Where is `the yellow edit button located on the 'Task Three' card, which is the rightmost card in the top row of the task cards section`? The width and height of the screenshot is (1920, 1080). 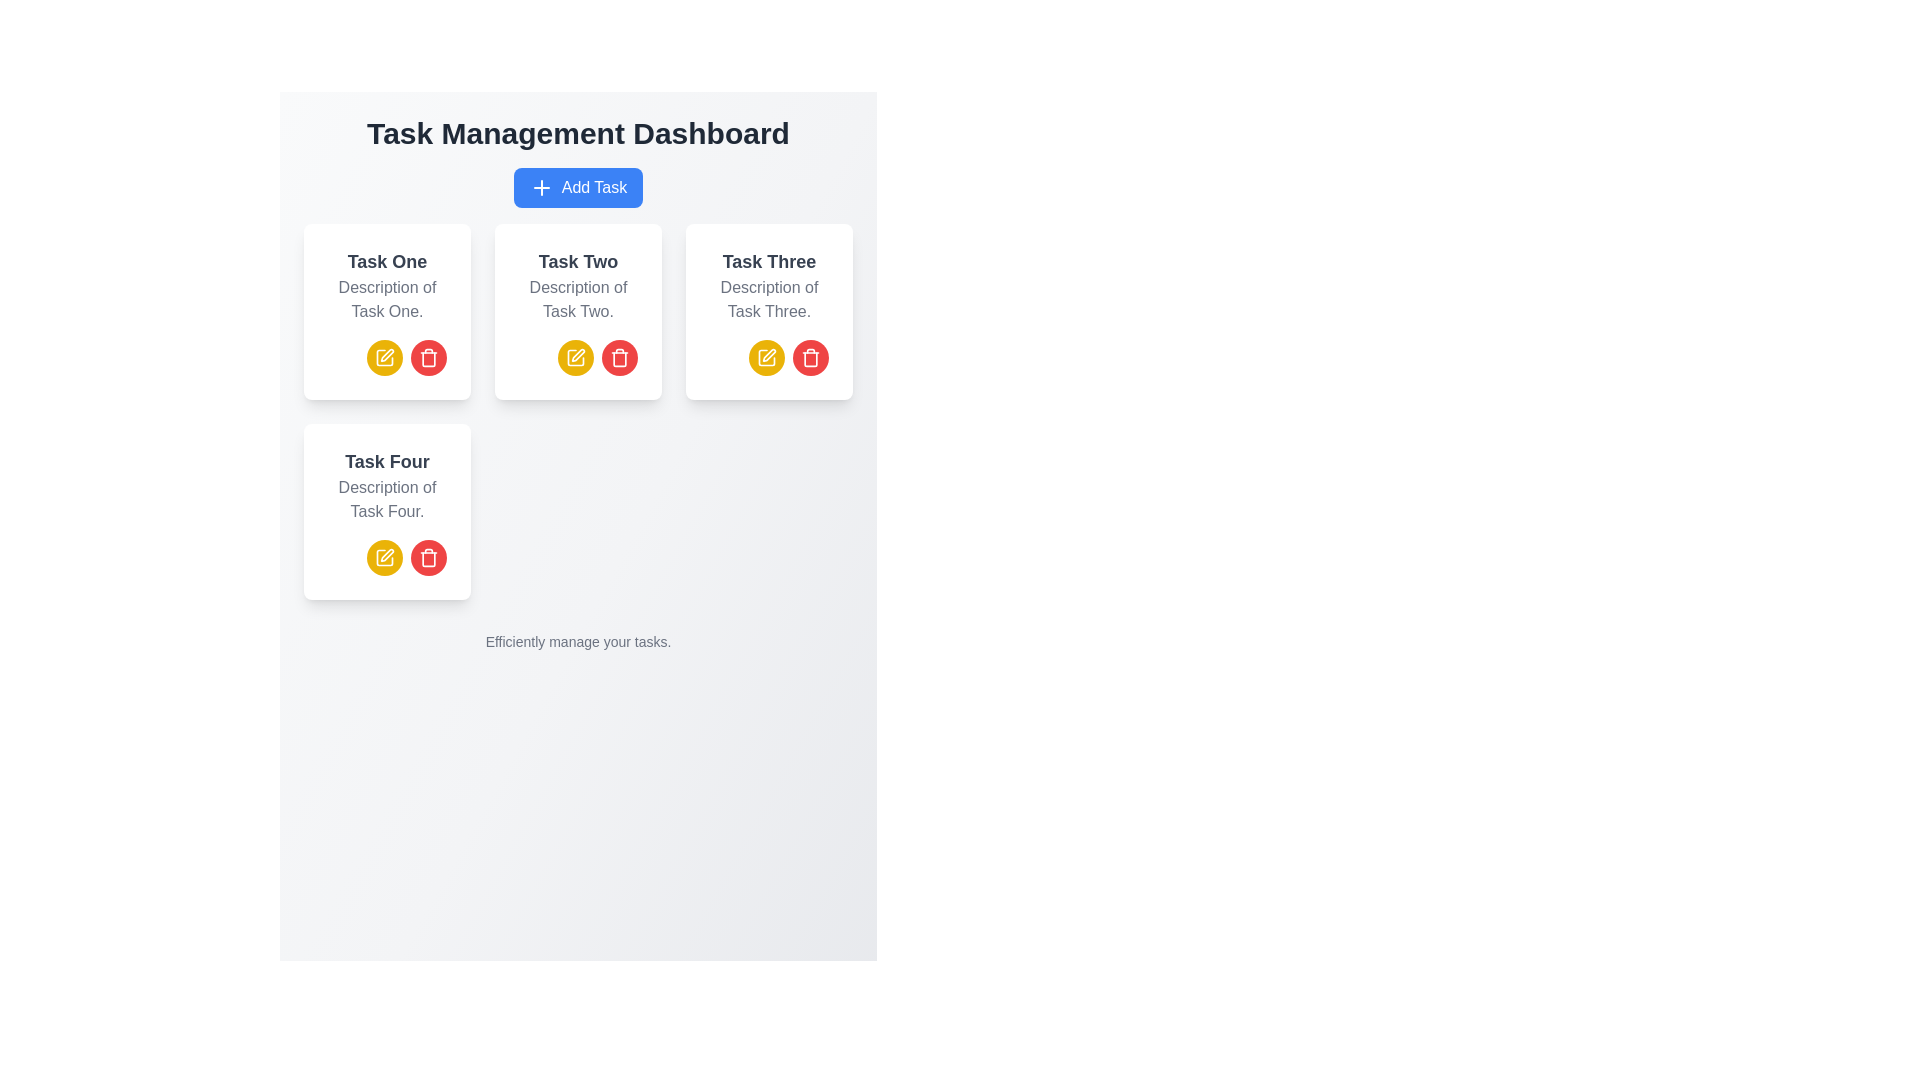
the yellow edit button located on the 'Task Three' card, which is the rightmost card in the top row of the task cards section is located at coordinates (768, 357).